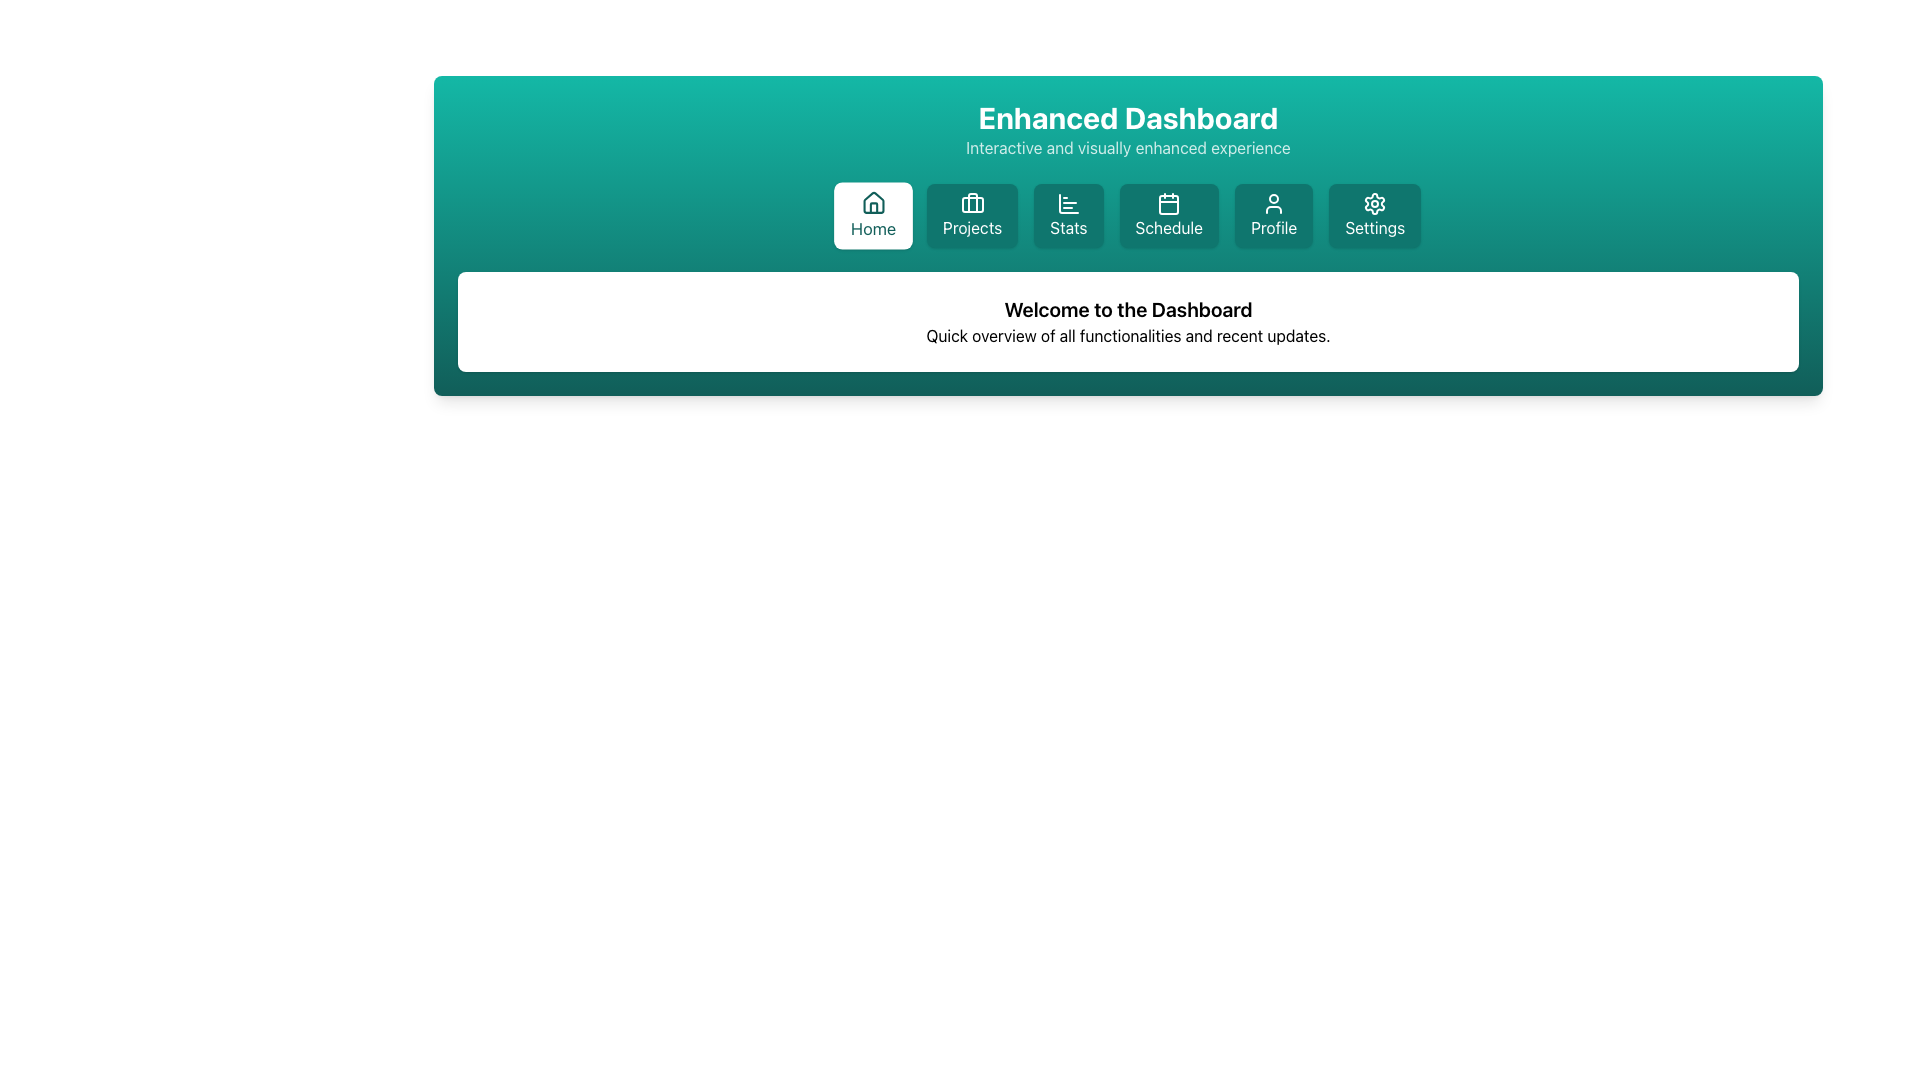  What do you see at coordinates (972, 204) in the screenshot?
I see `the 'Projects' button, which contains the SVG graphical component representing projects` at bounding box center [972, 204].